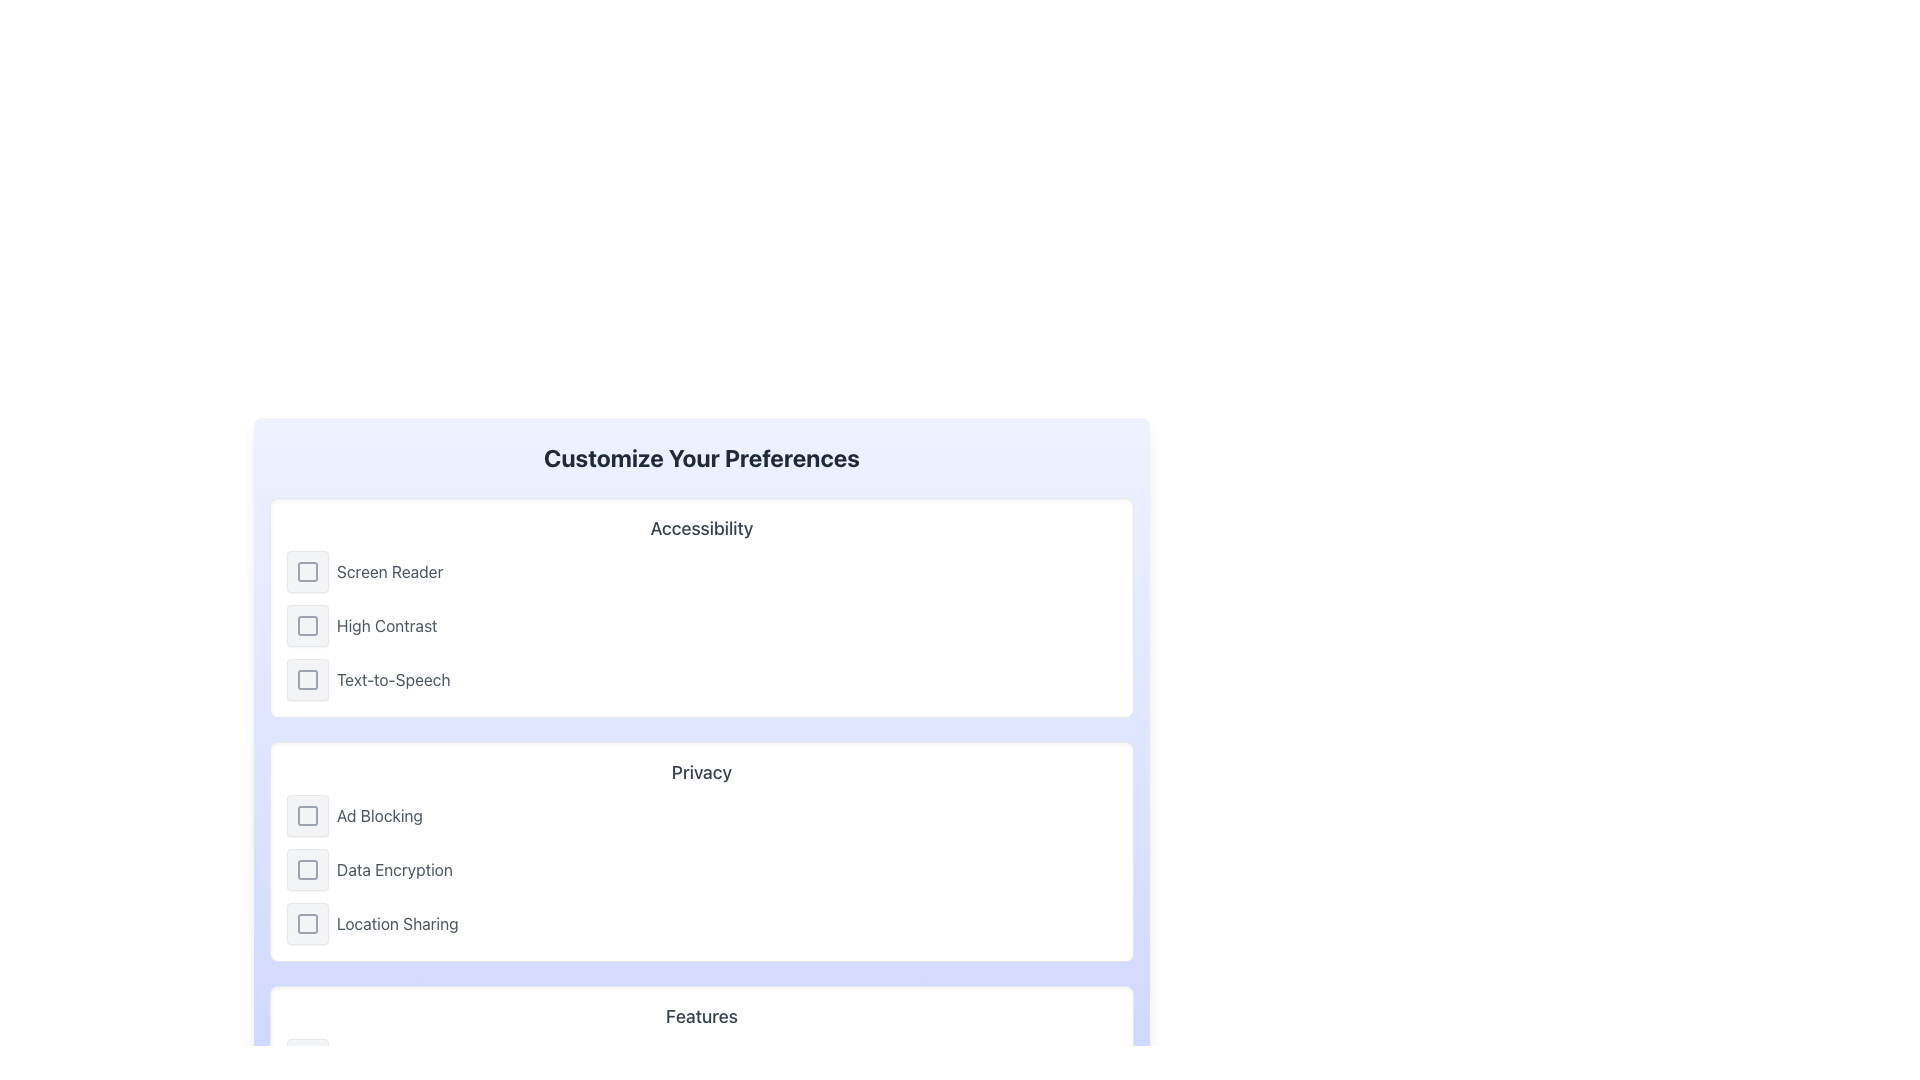 The height and width of the screenshot is (1080, 1920). I want to click on the checkbox for 'Data Encryption' located in the 'Privacy' section of the 'Customize Your Preferences' interface, so click(306, 869).